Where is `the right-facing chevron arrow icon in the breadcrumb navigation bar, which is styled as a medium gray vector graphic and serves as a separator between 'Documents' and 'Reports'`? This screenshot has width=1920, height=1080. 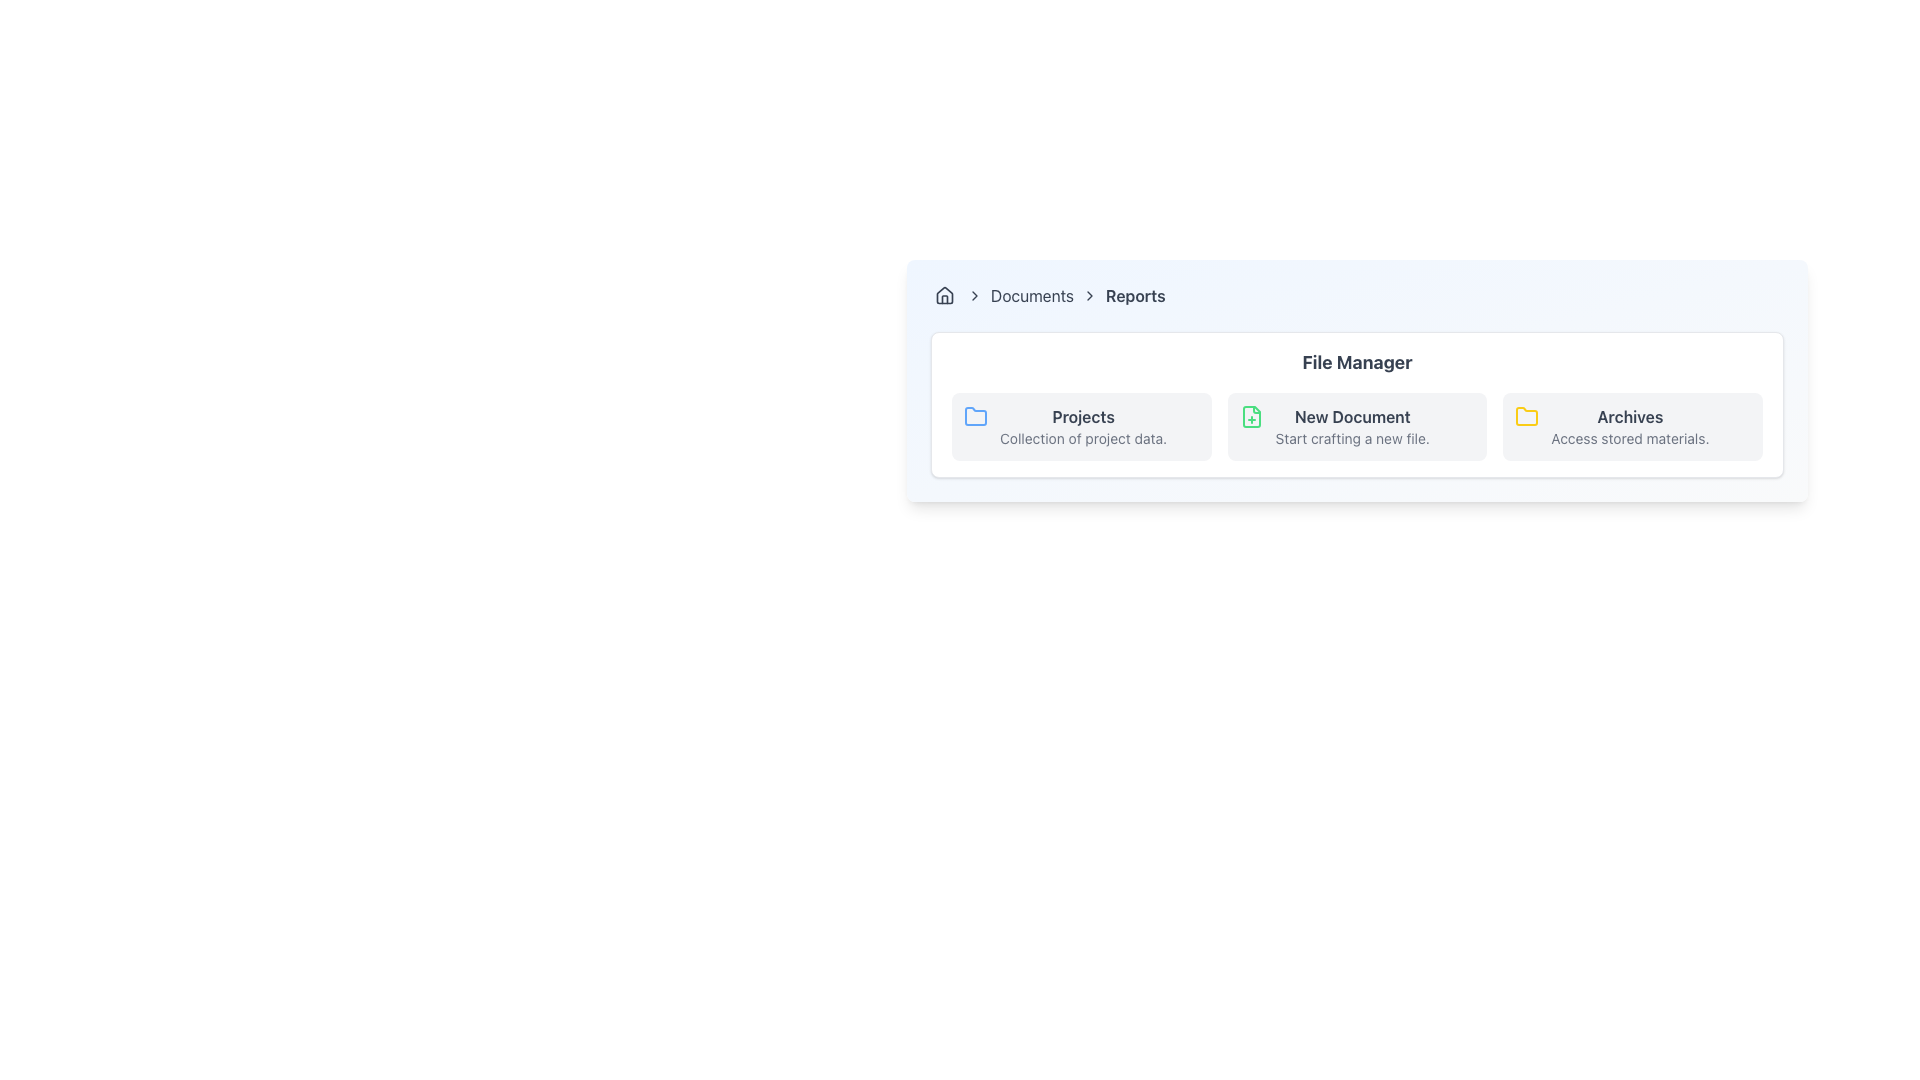 the right-facing chevron arrow icon in the breadcrumb navigation bar, which is styled as a medium gray vector graphic and serves as a separator between 'Documents' and 'Reports' is located at coordinates (974, 296).